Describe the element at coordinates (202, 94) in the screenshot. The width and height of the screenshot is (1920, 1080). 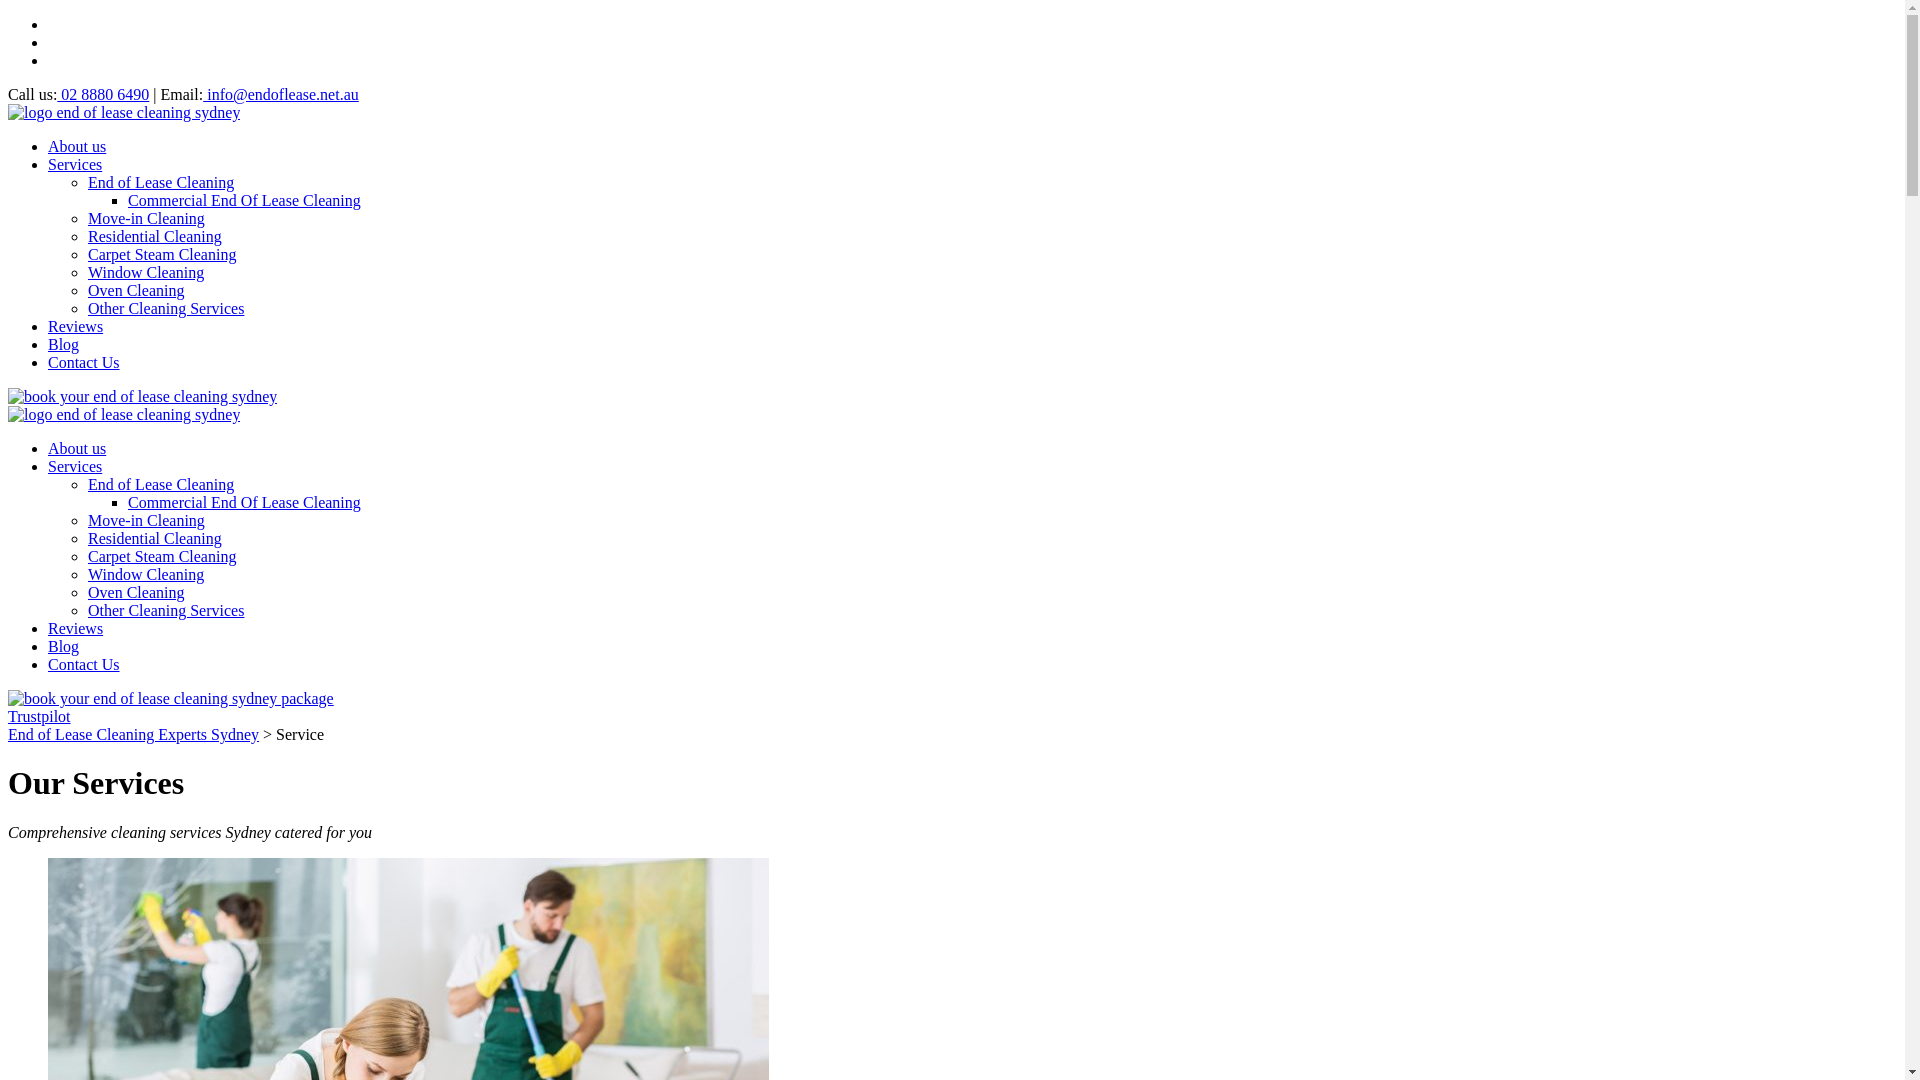
I see `'info@endoflease.net.au'` at that location.